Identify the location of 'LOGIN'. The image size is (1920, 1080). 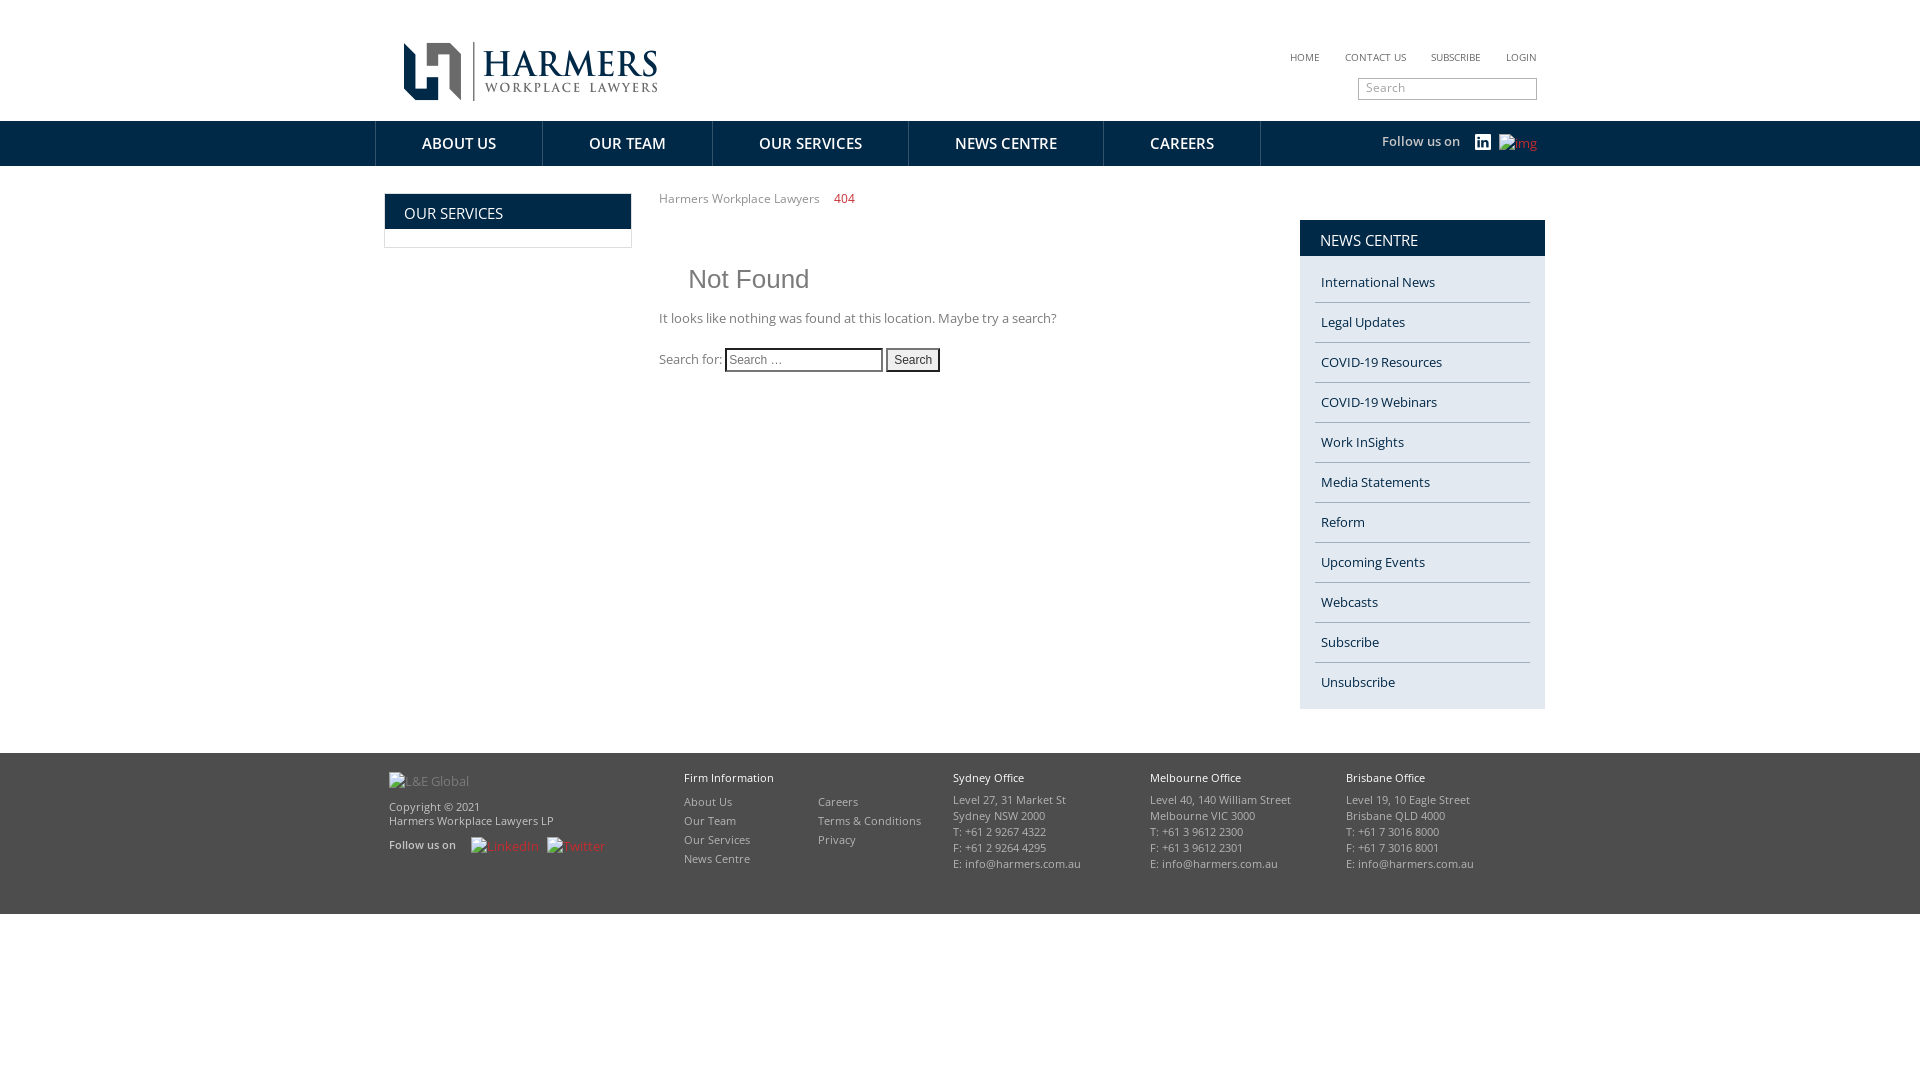
(1520, 56).